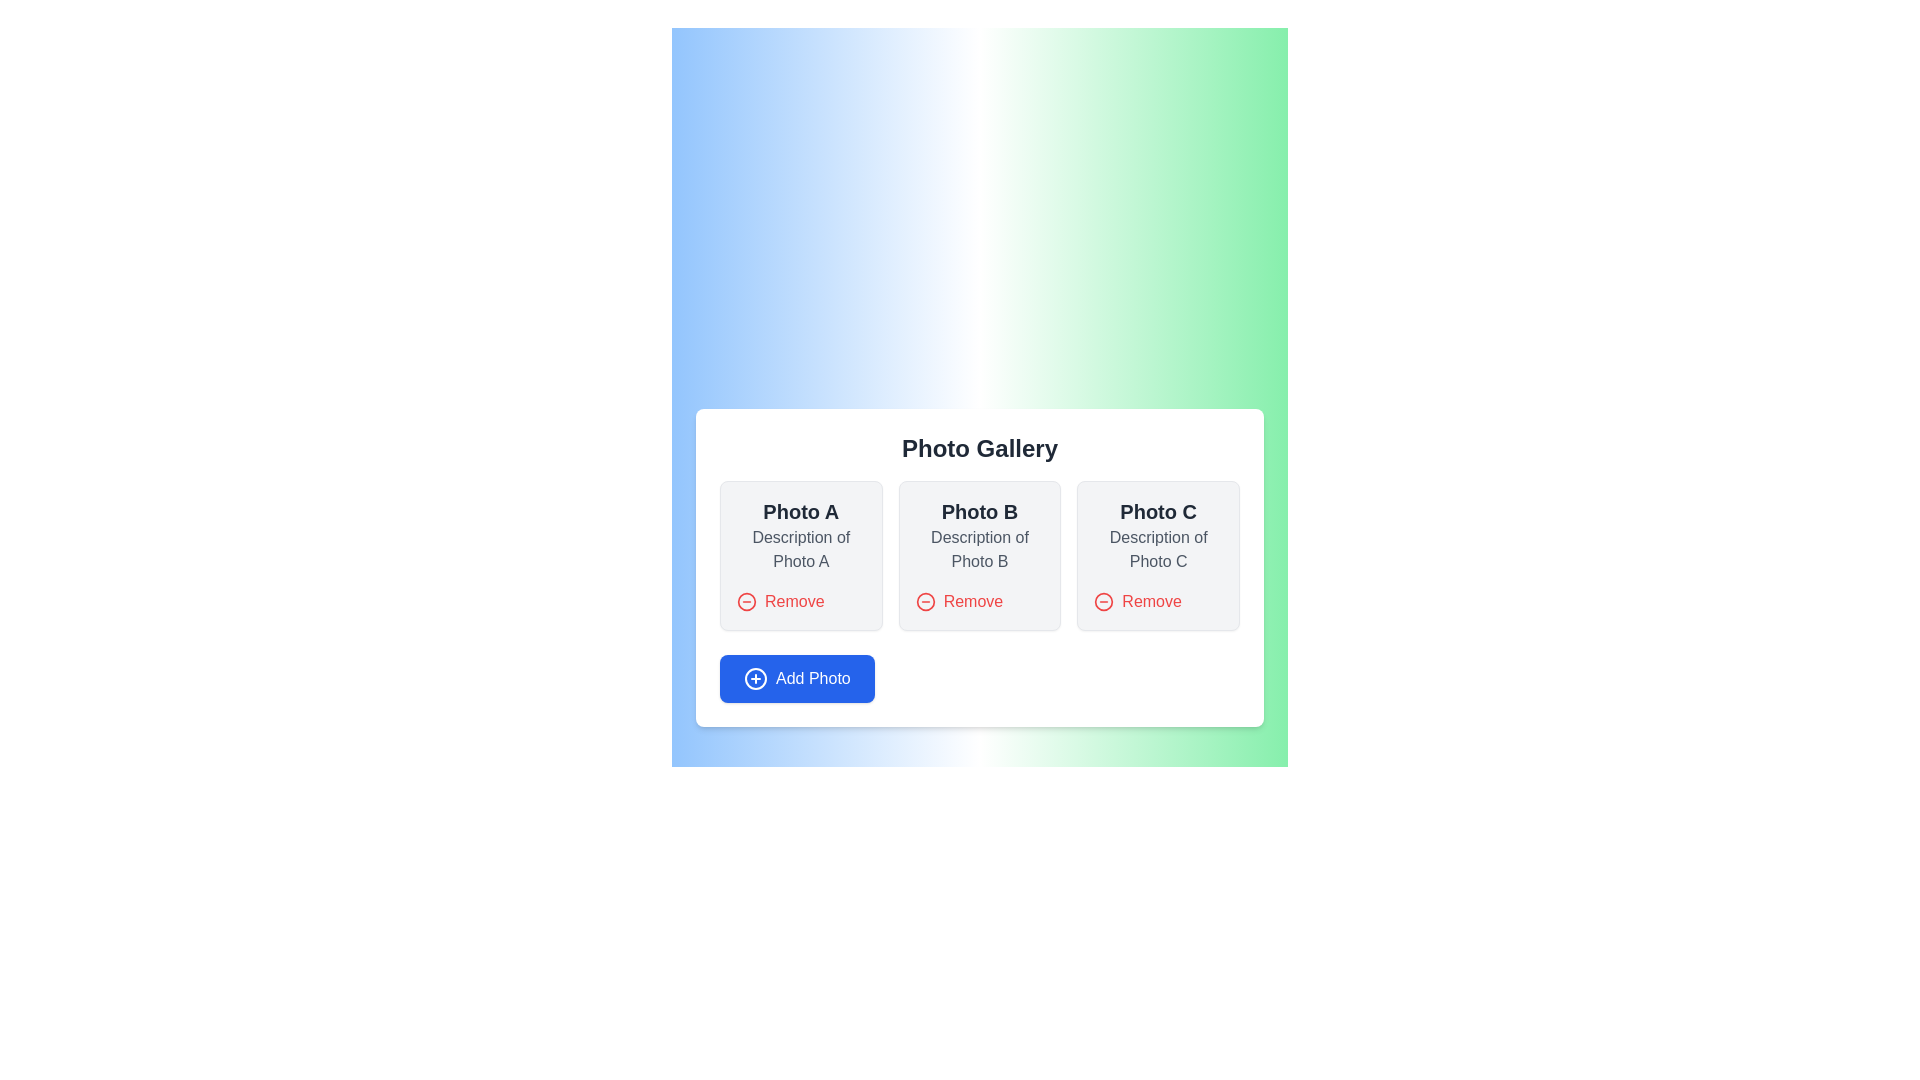 Image resolution: width=1920 pixels, height=1080 pixels. I want to click on the small circular red-bordered icon symbolizing a 'remove' action, located next to the 'Remove' text label in the card of 'Photo B', so click(924, 600).